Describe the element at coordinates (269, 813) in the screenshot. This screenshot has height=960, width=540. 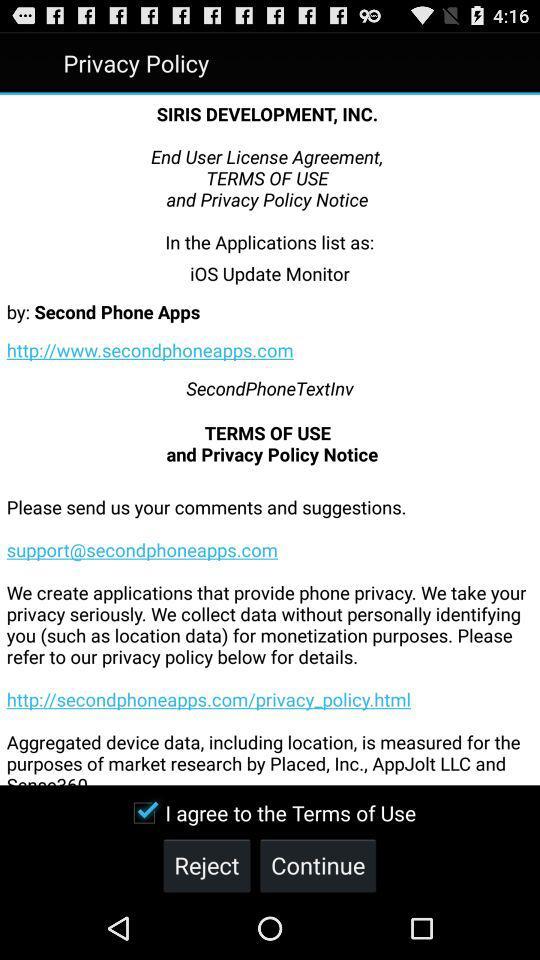
I see `icon below please send us item` at that location.